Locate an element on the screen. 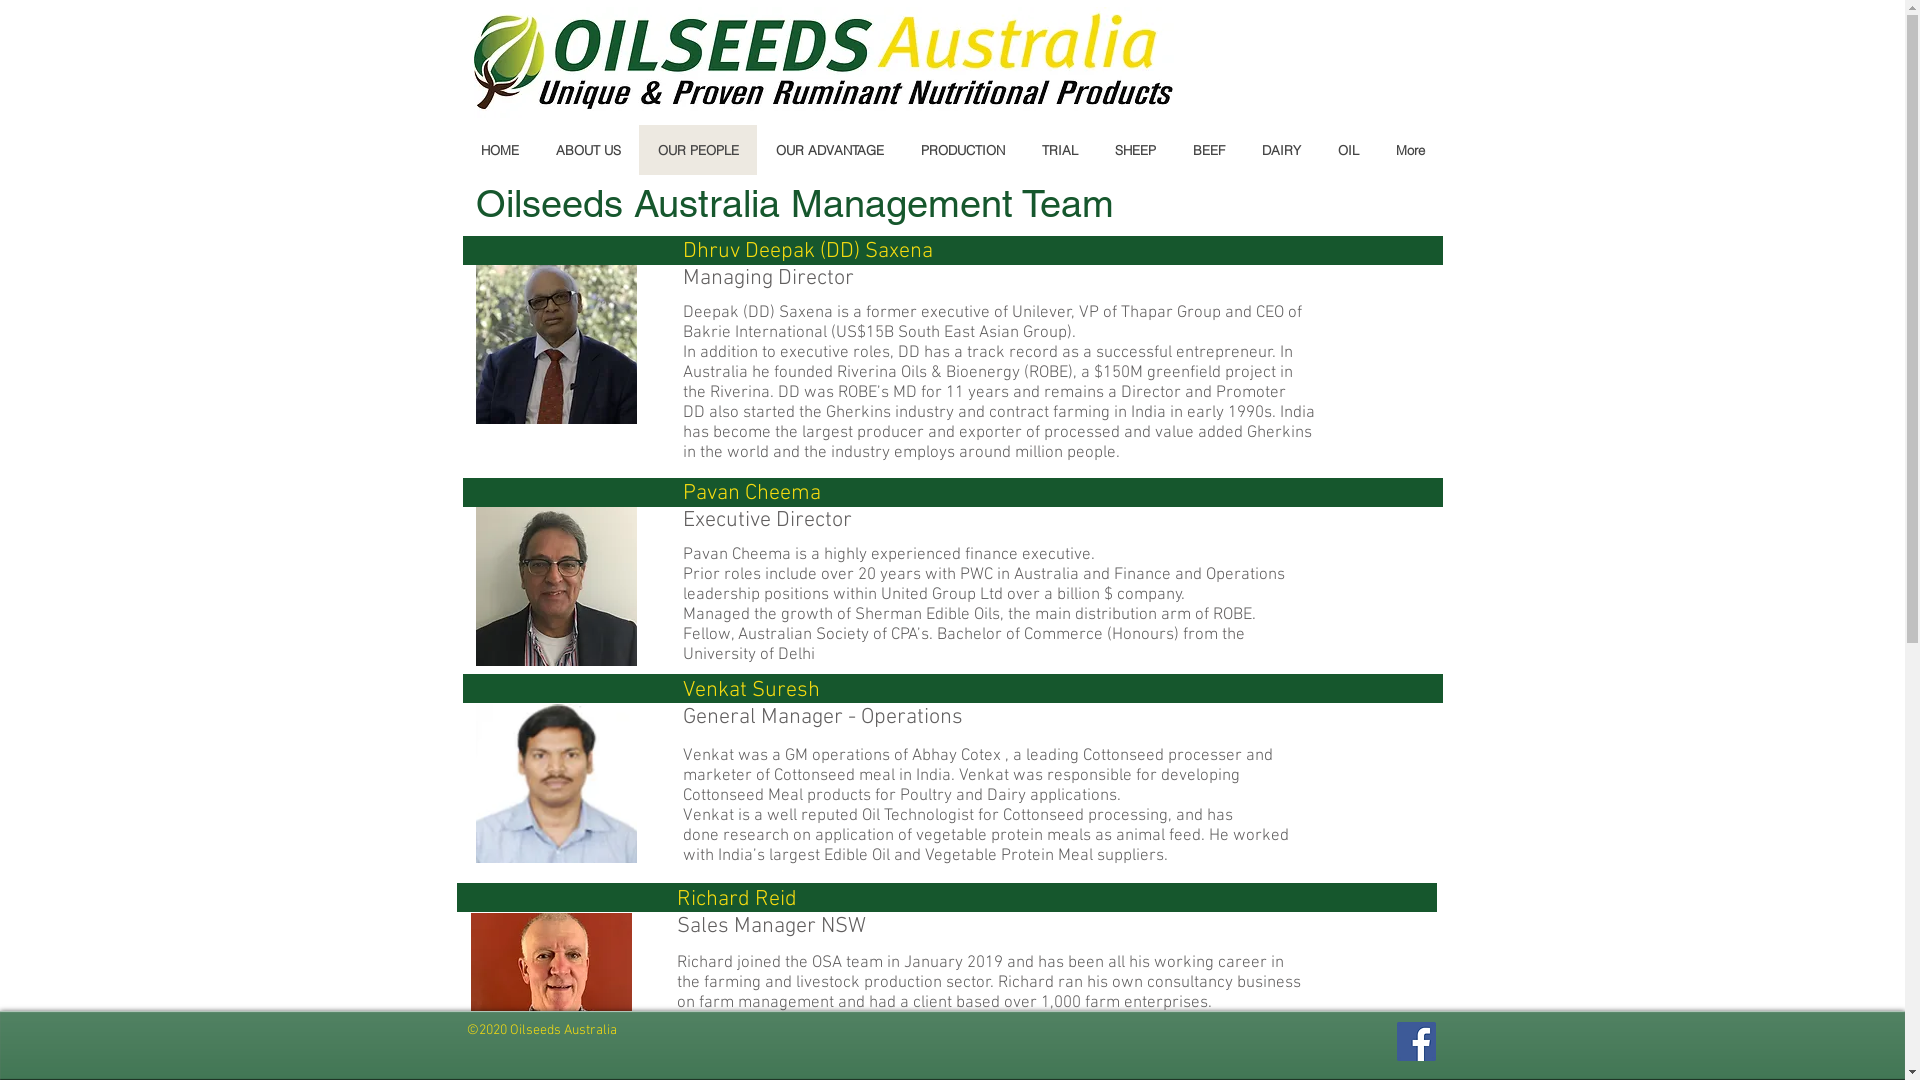 The image size is (1920, 1080). 'DAIRY' is located at coordinates (1280, 149).